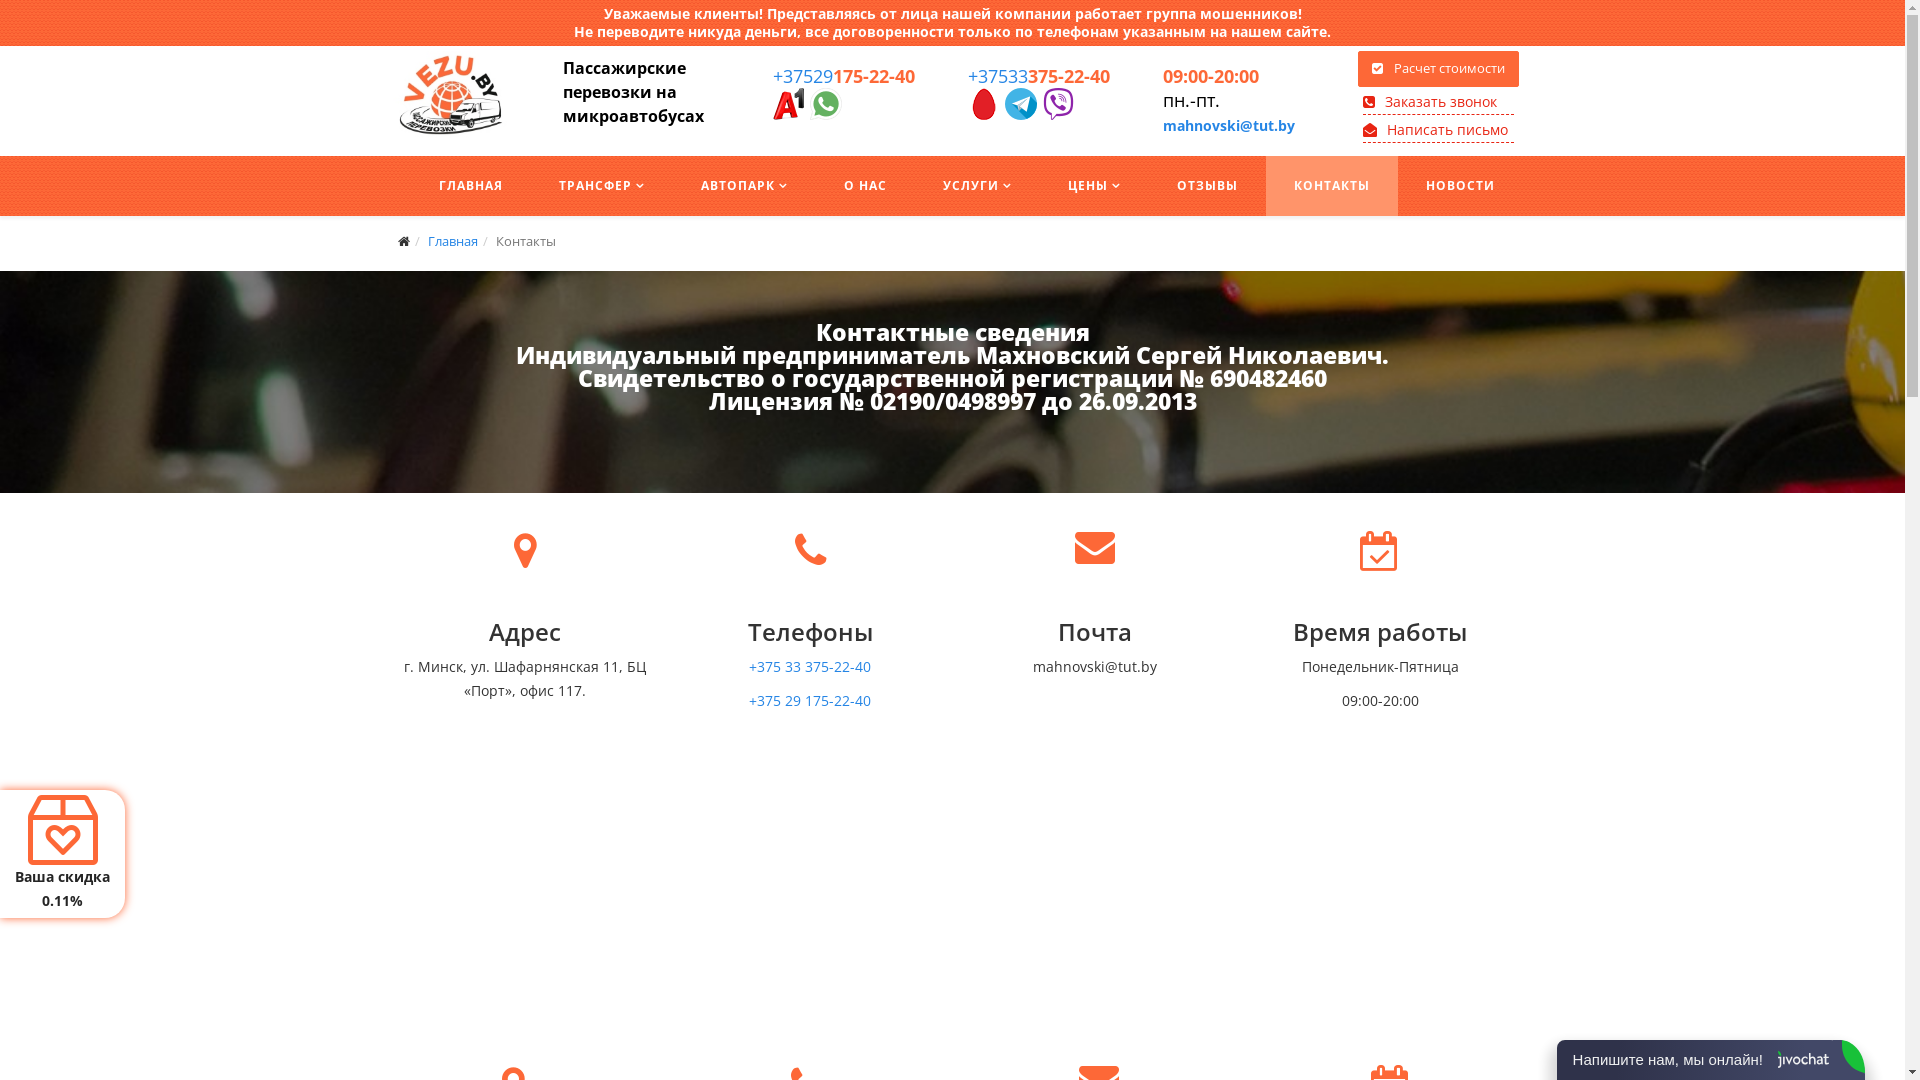 This screenshot has width=1920, height=1080. I want to click on '+37529, so click(843, 75).